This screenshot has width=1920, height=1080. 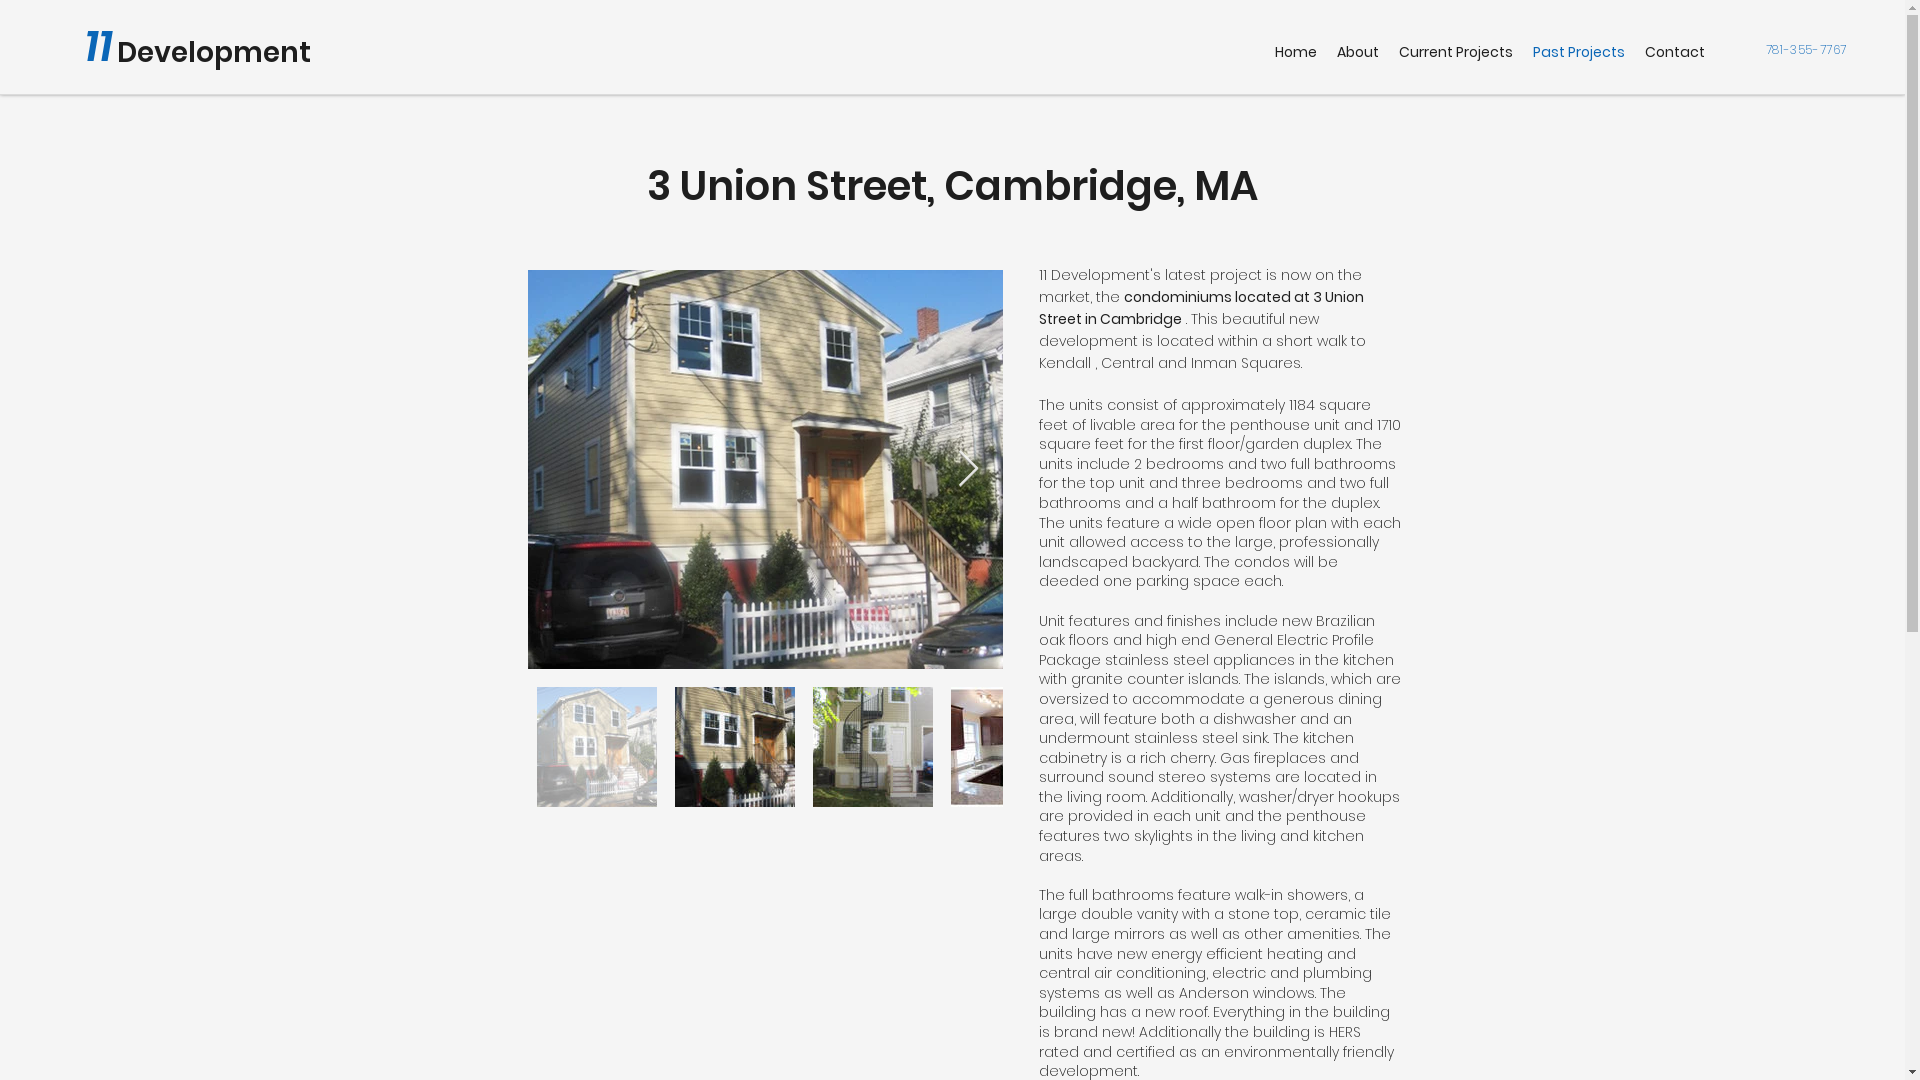 I want to click on 'Current Projects', so click(x=1387, y=51).